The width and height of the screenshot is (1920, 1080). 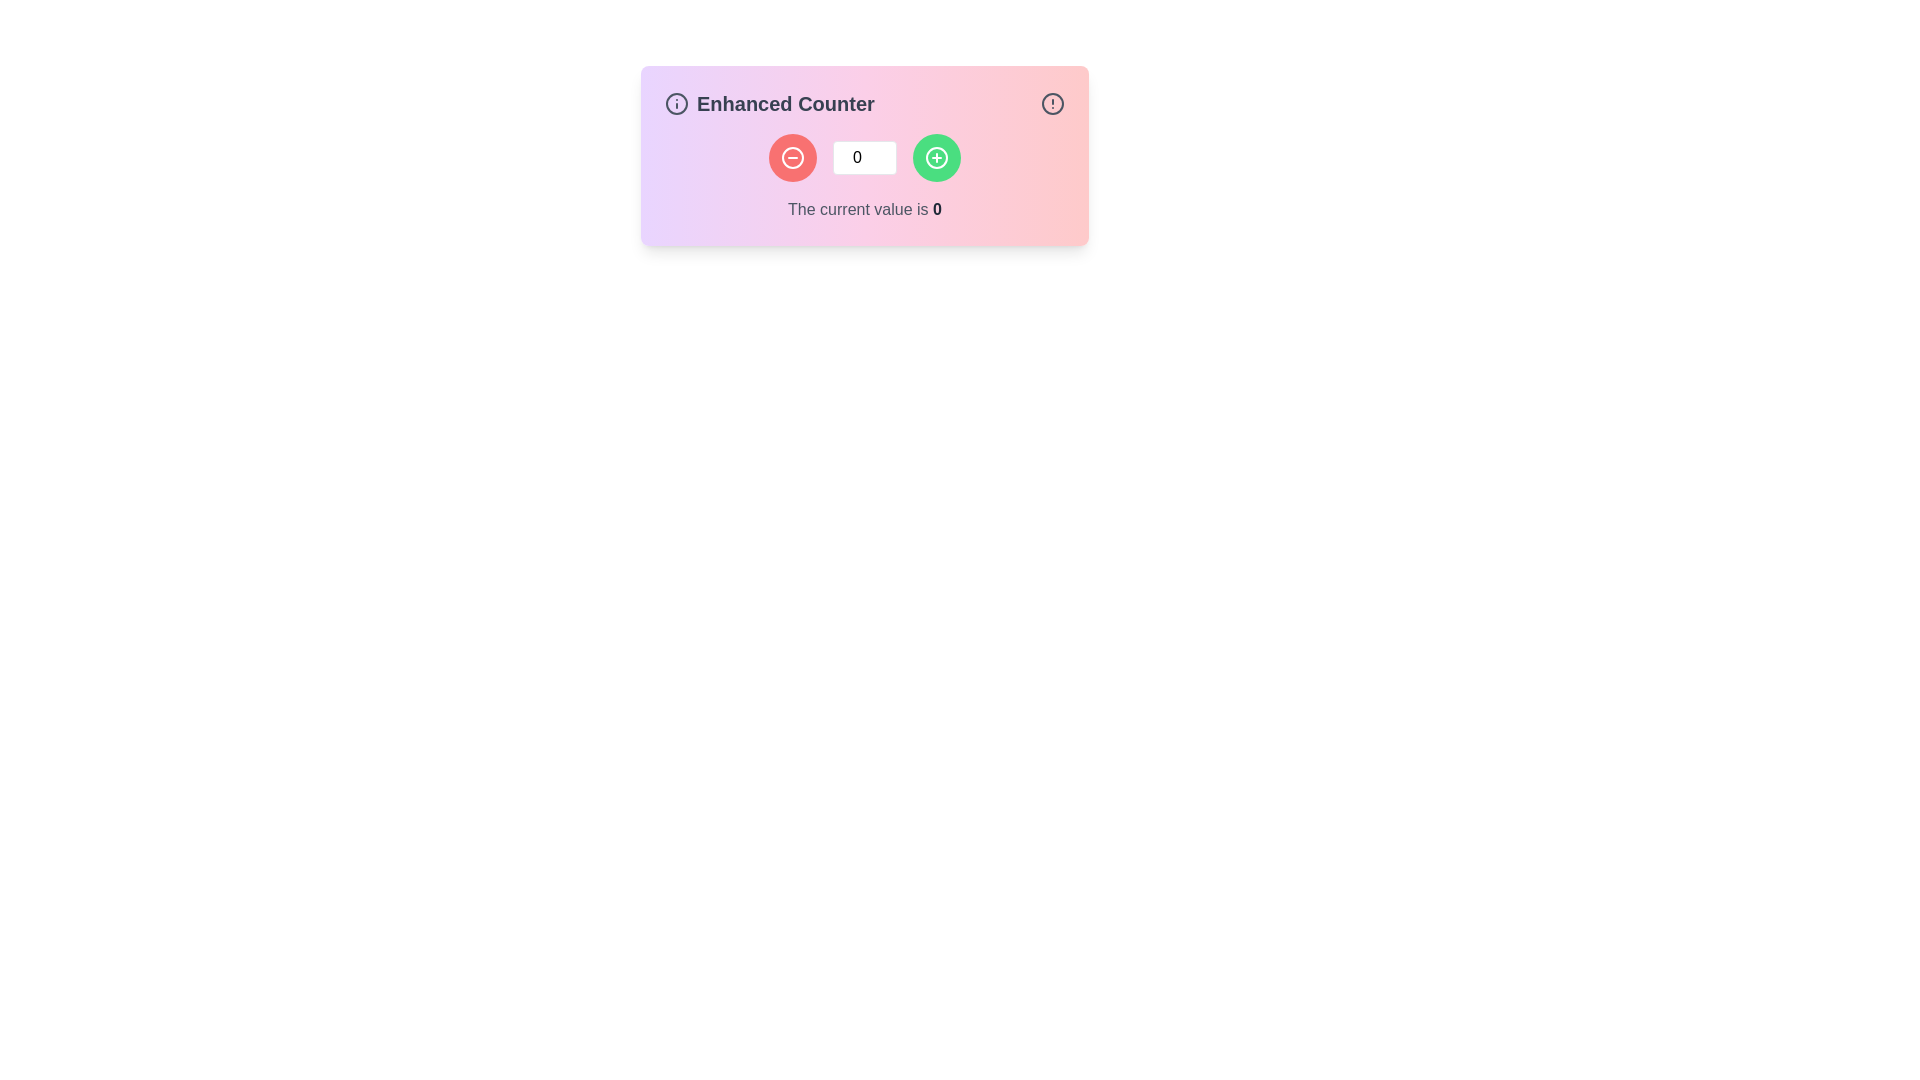 What do you see at coordinates (936, 209) in the screenshot?
I see `the Text Label that displays the current numerical value in bold within the sentence 'The current value is 0'` at bounding box center [936, 209].